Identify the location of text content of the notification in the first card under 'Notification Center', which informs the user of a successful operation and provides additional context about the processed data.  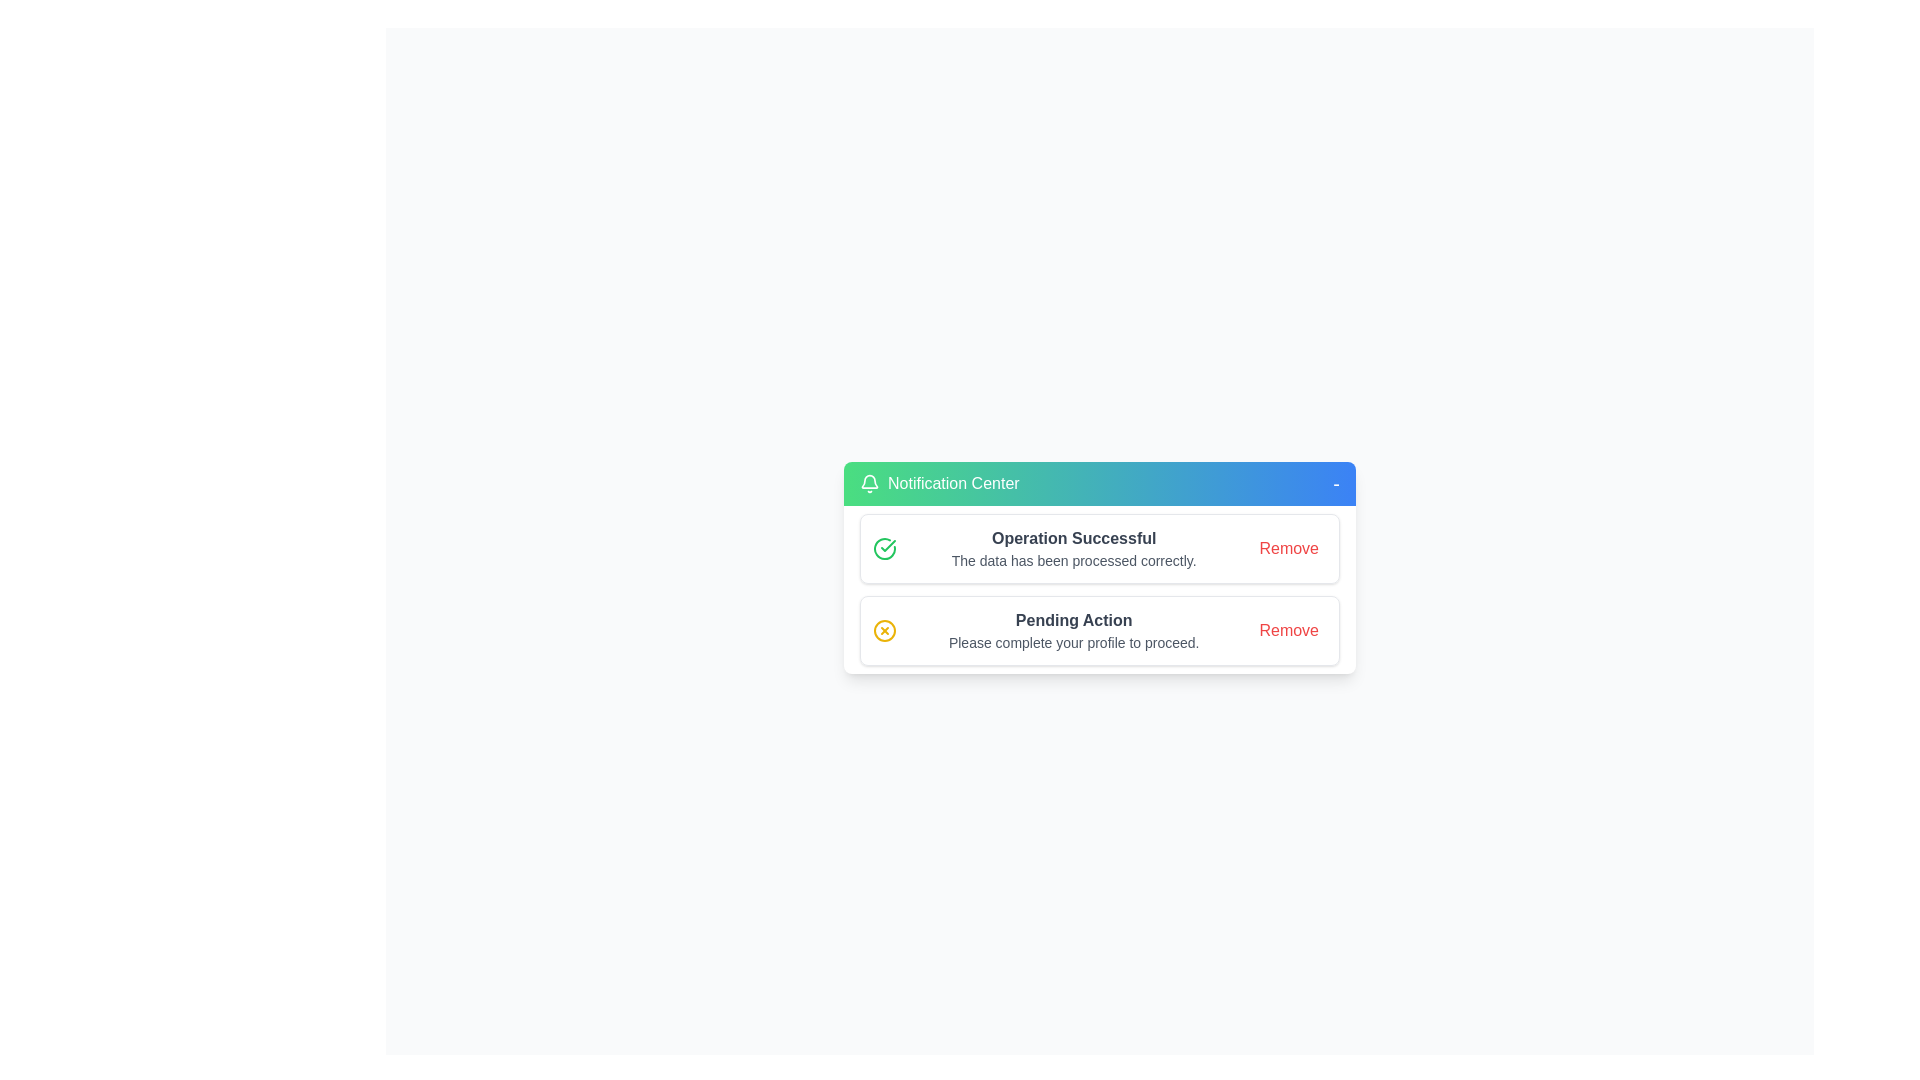
(1073, 548).